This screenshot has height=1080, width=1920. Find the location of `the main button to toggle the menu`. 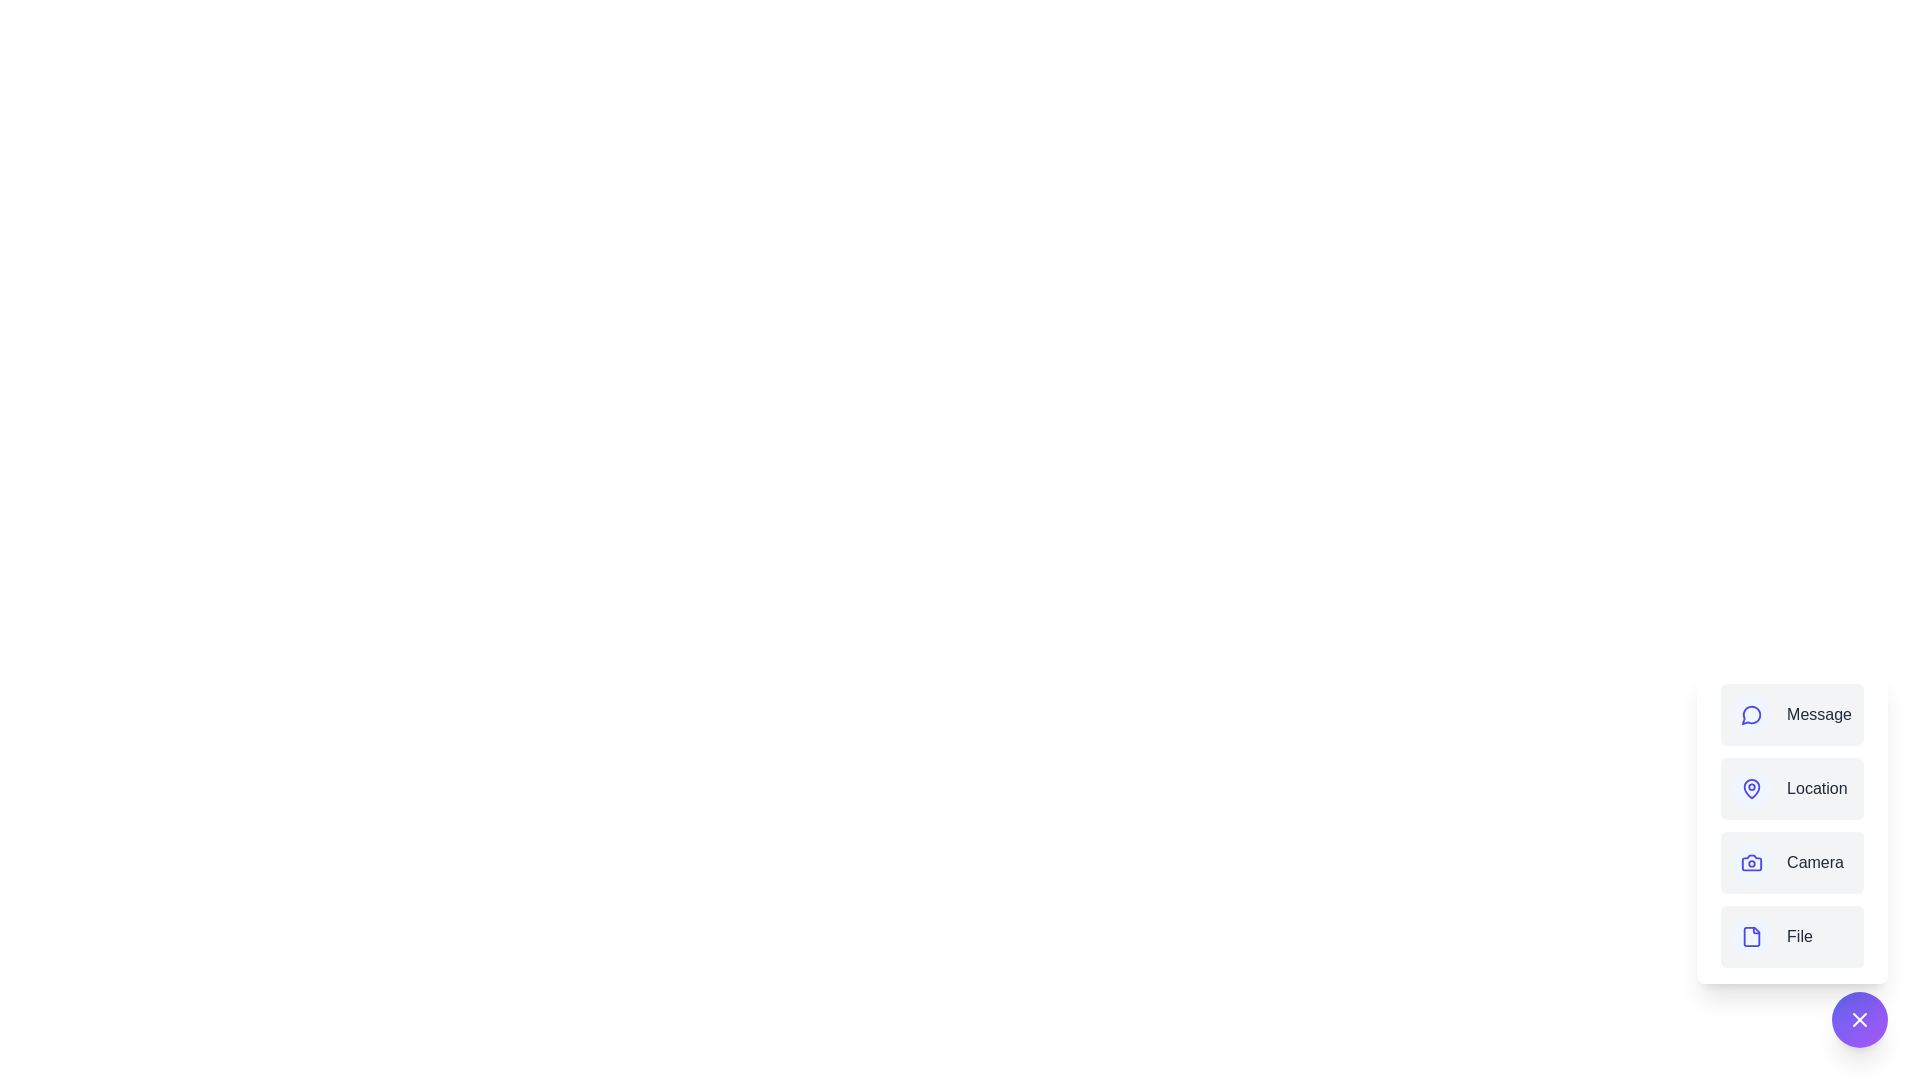

the main button to toggle the menu is located at coordinates (1859, 1019).